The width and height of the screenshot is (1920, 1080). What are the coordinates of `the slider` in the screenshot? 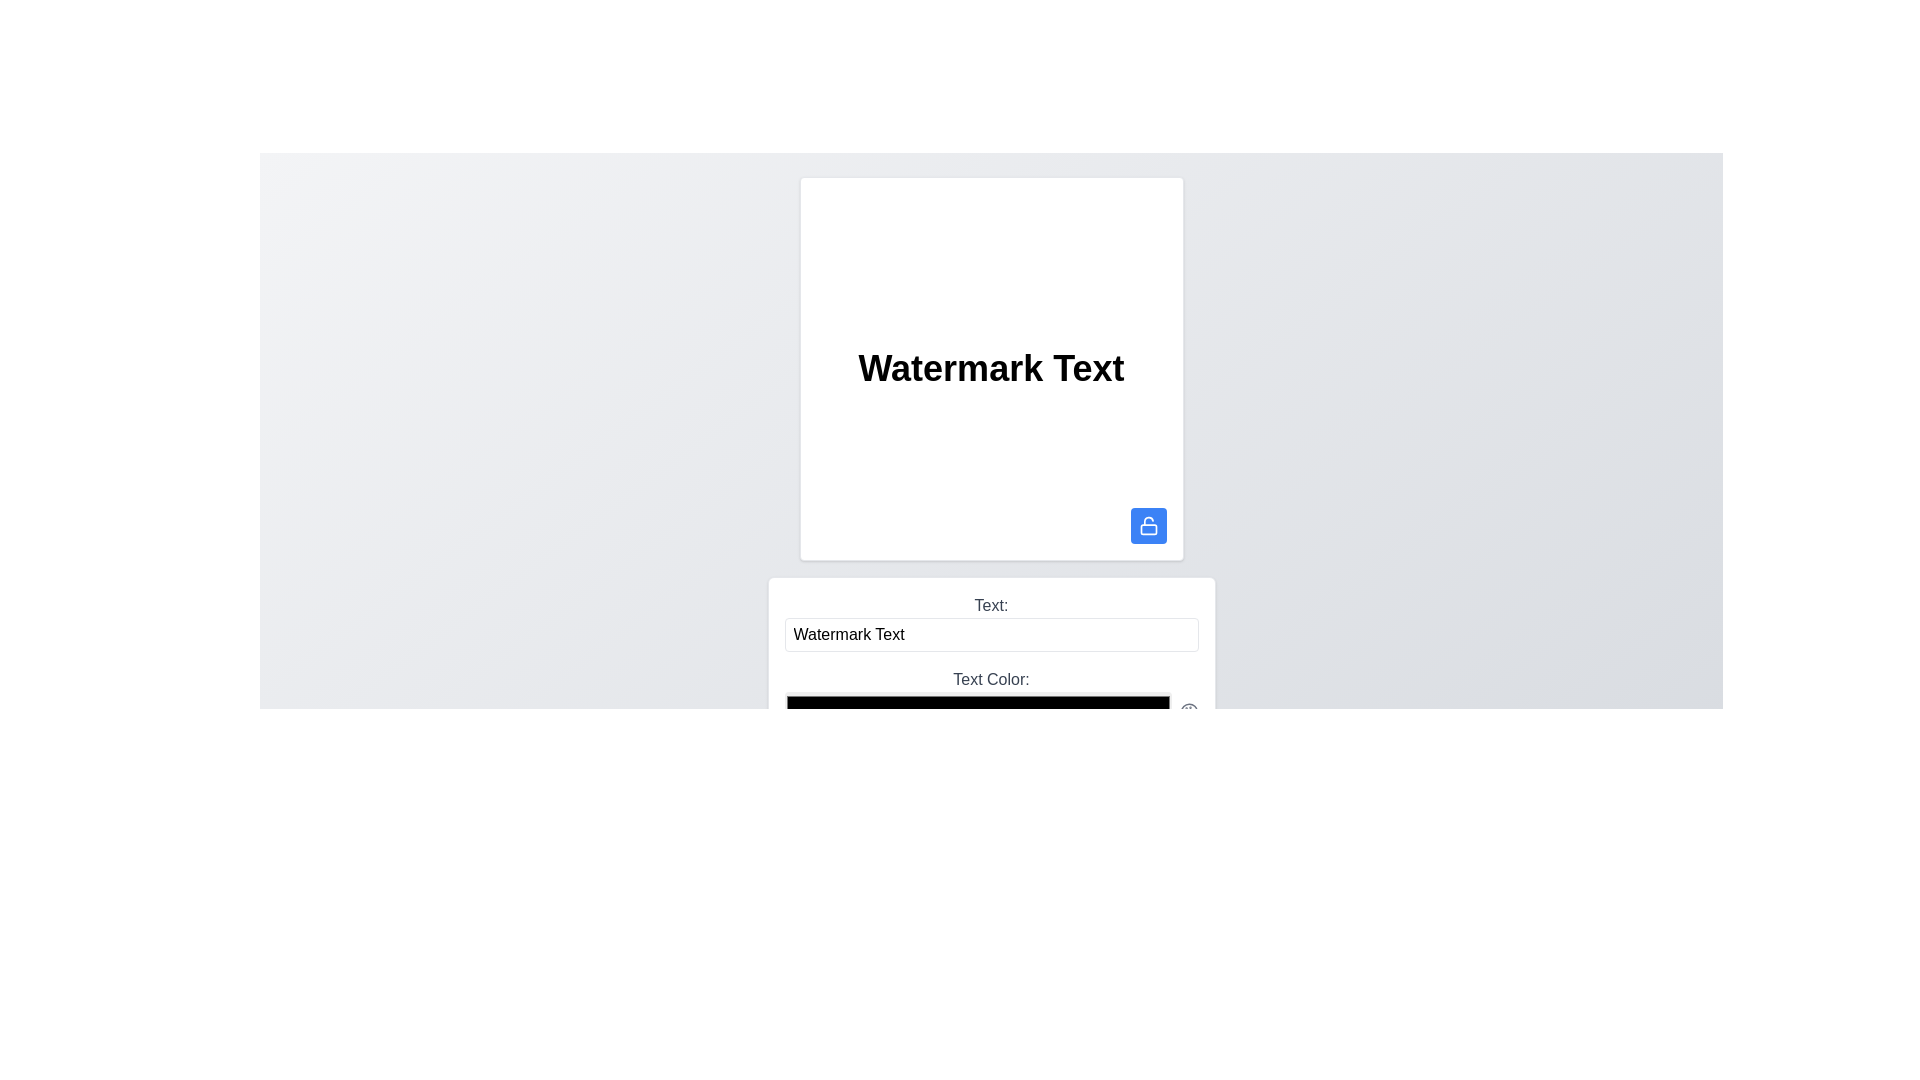 It's located at (902, 781).